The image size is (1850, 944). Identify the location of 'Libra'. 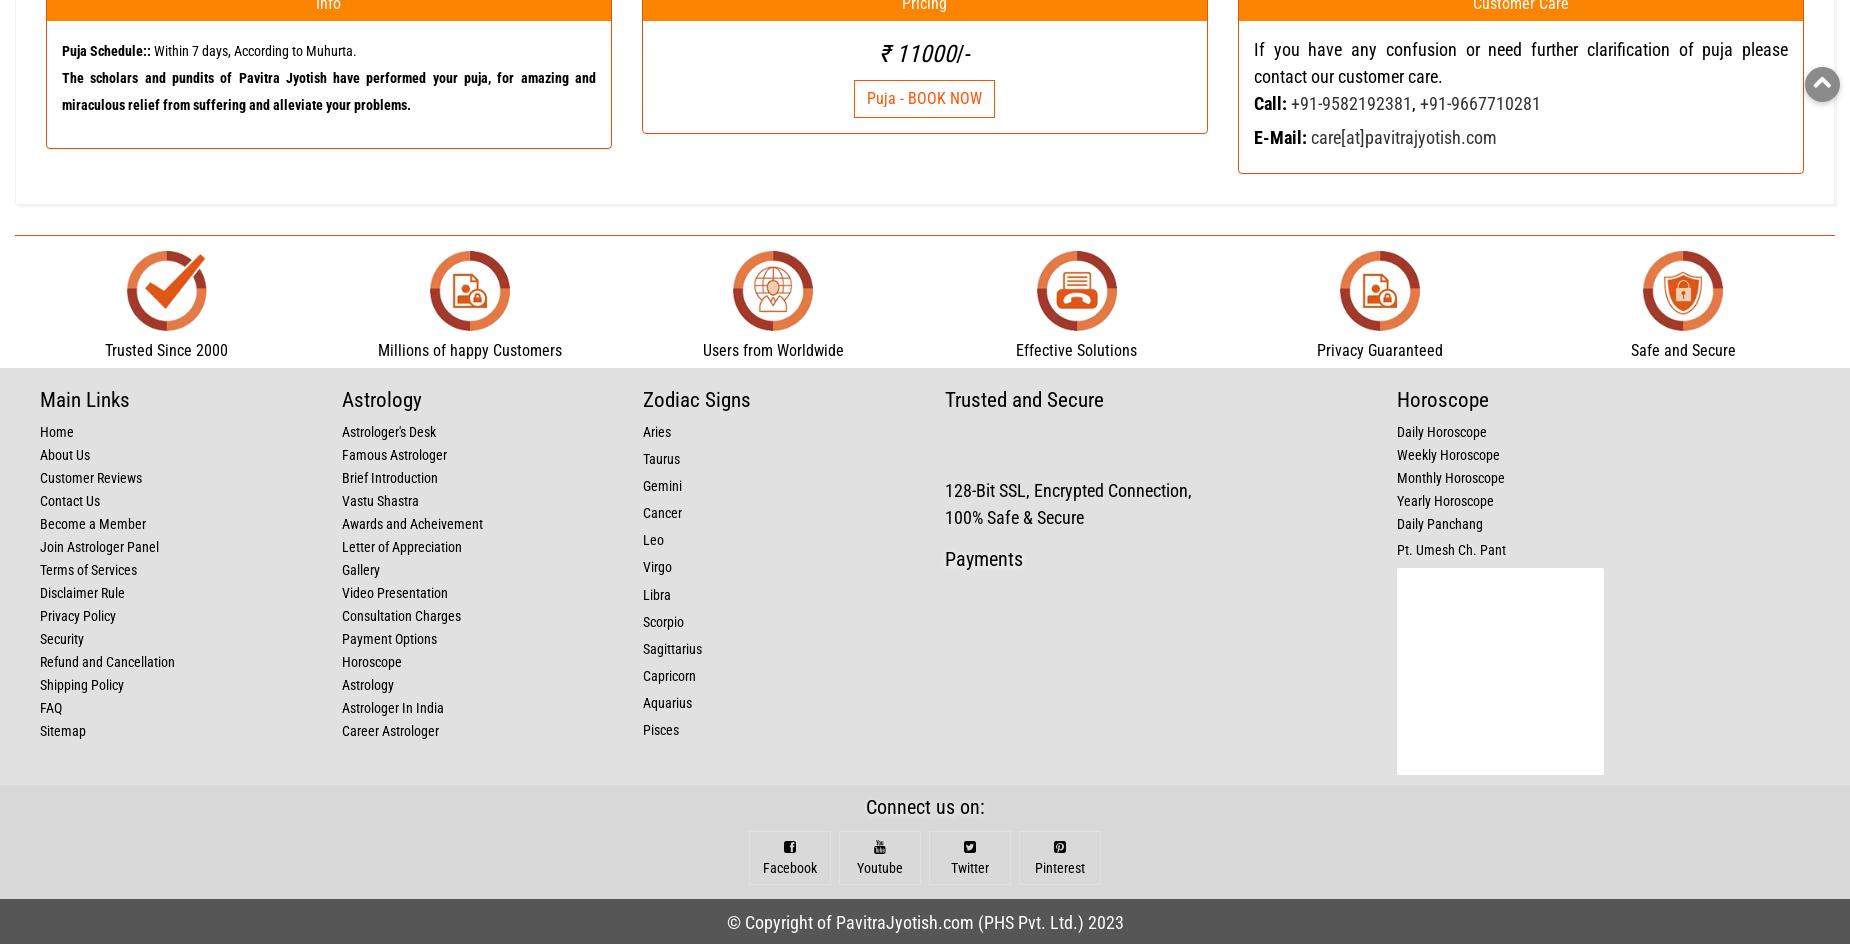
(643, 595).